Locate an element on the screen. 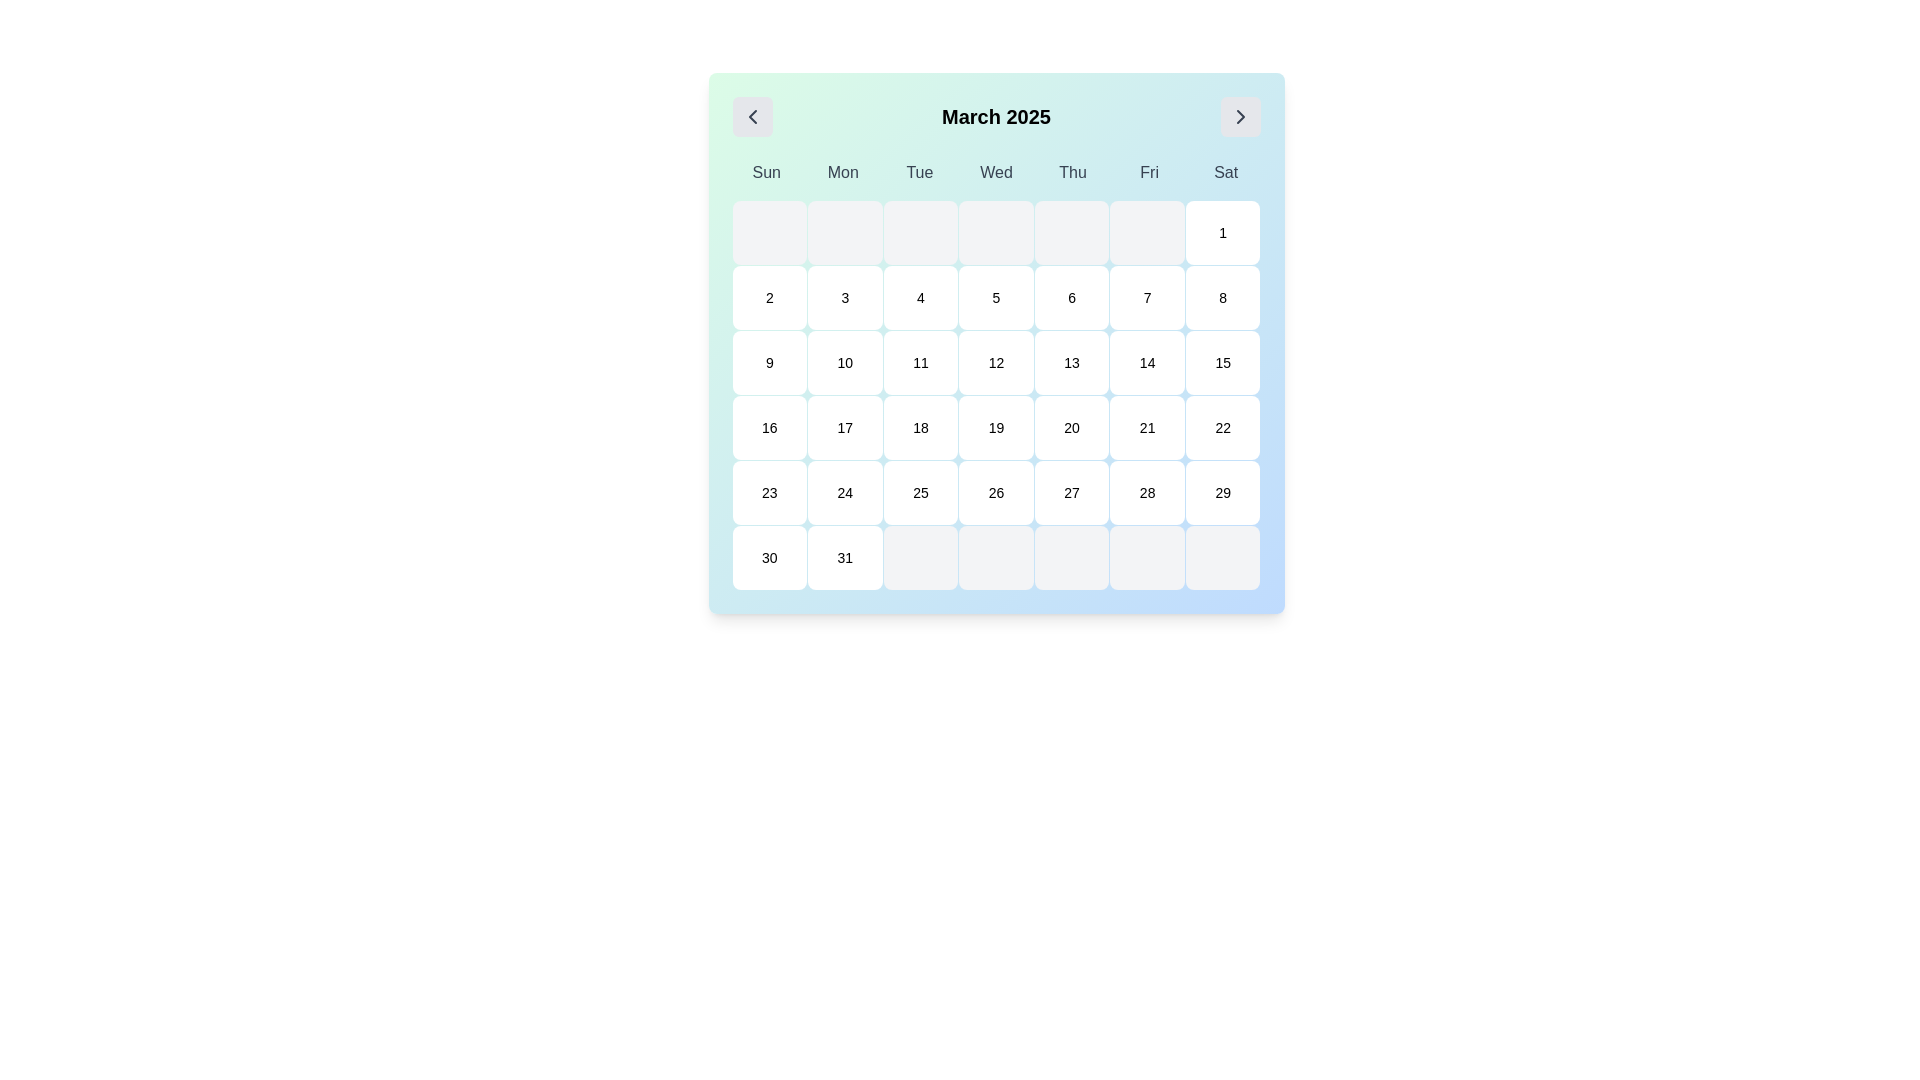 The width and height of the screenshot is (1920, 1080). the button representing the date '11' in the calendar view to prompt a highlight is located at coordinates (919, 362).